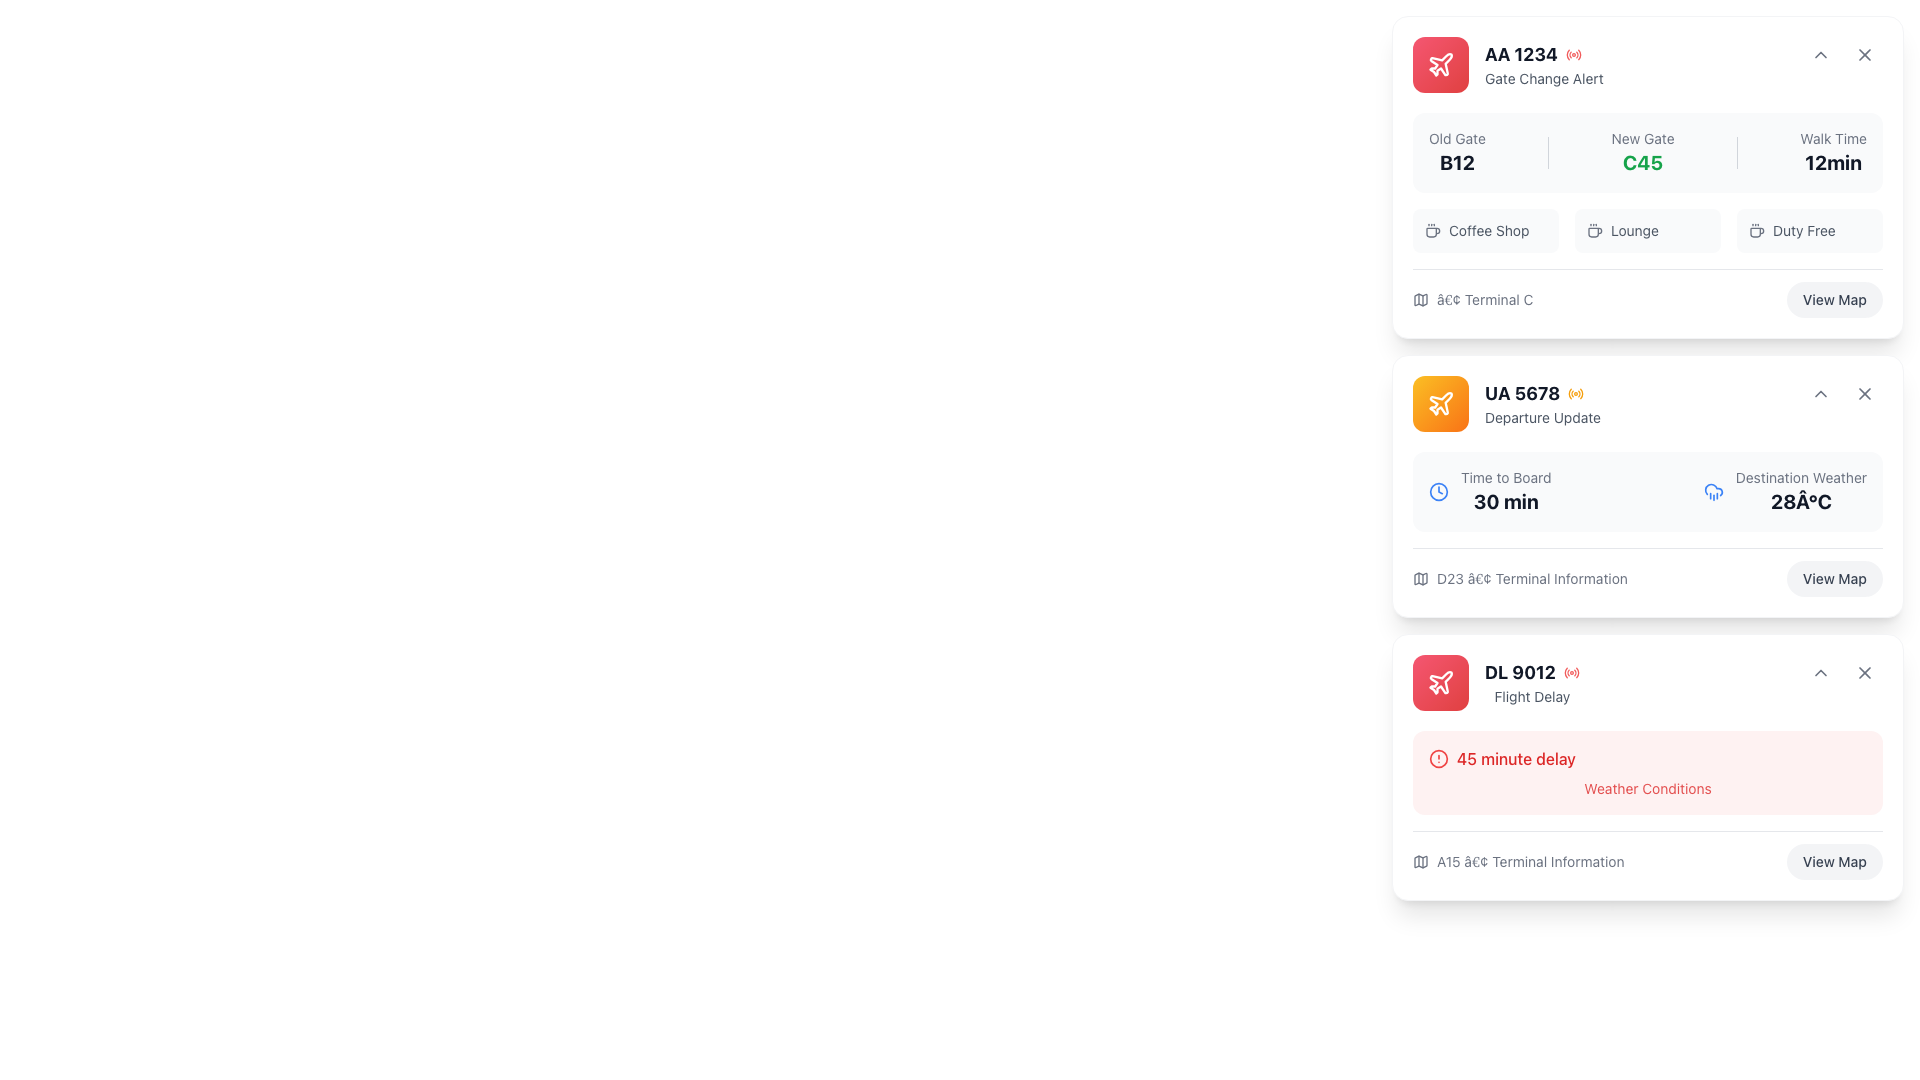  What do you see at coordinates (1547, 152) in the screenshot?
I see `the second vertical separator line in the flight status dashboard, which separates the 'Old Gate' labeled 'B12' on the left and the 'New Gate' labeled 'C45' on the right` at bounding box center [1547, 152].